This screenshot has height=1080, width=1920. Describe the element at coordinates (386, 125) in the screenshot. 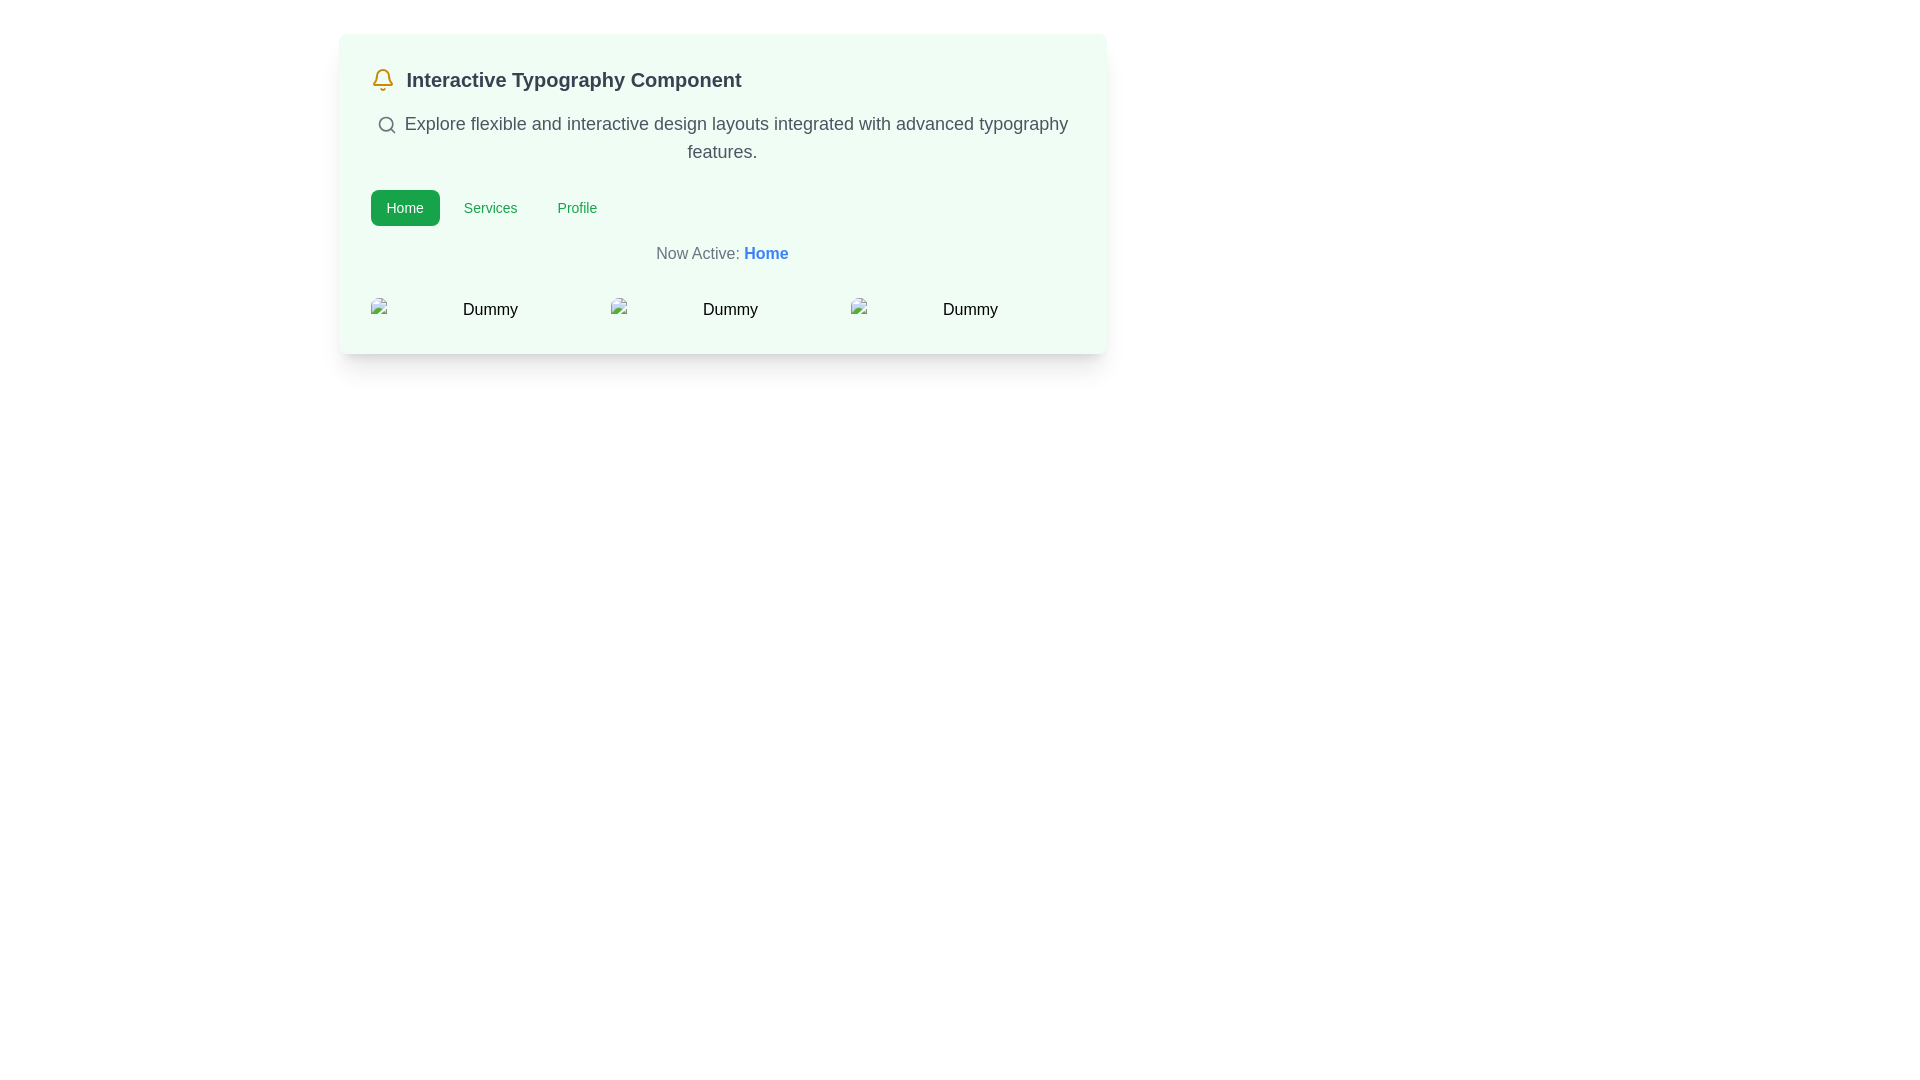

I see `the search or magnification icon located to the left of the text block that reads 'Explore flexible and interactive design layouts integrated with advanced typography features.'` at that location.